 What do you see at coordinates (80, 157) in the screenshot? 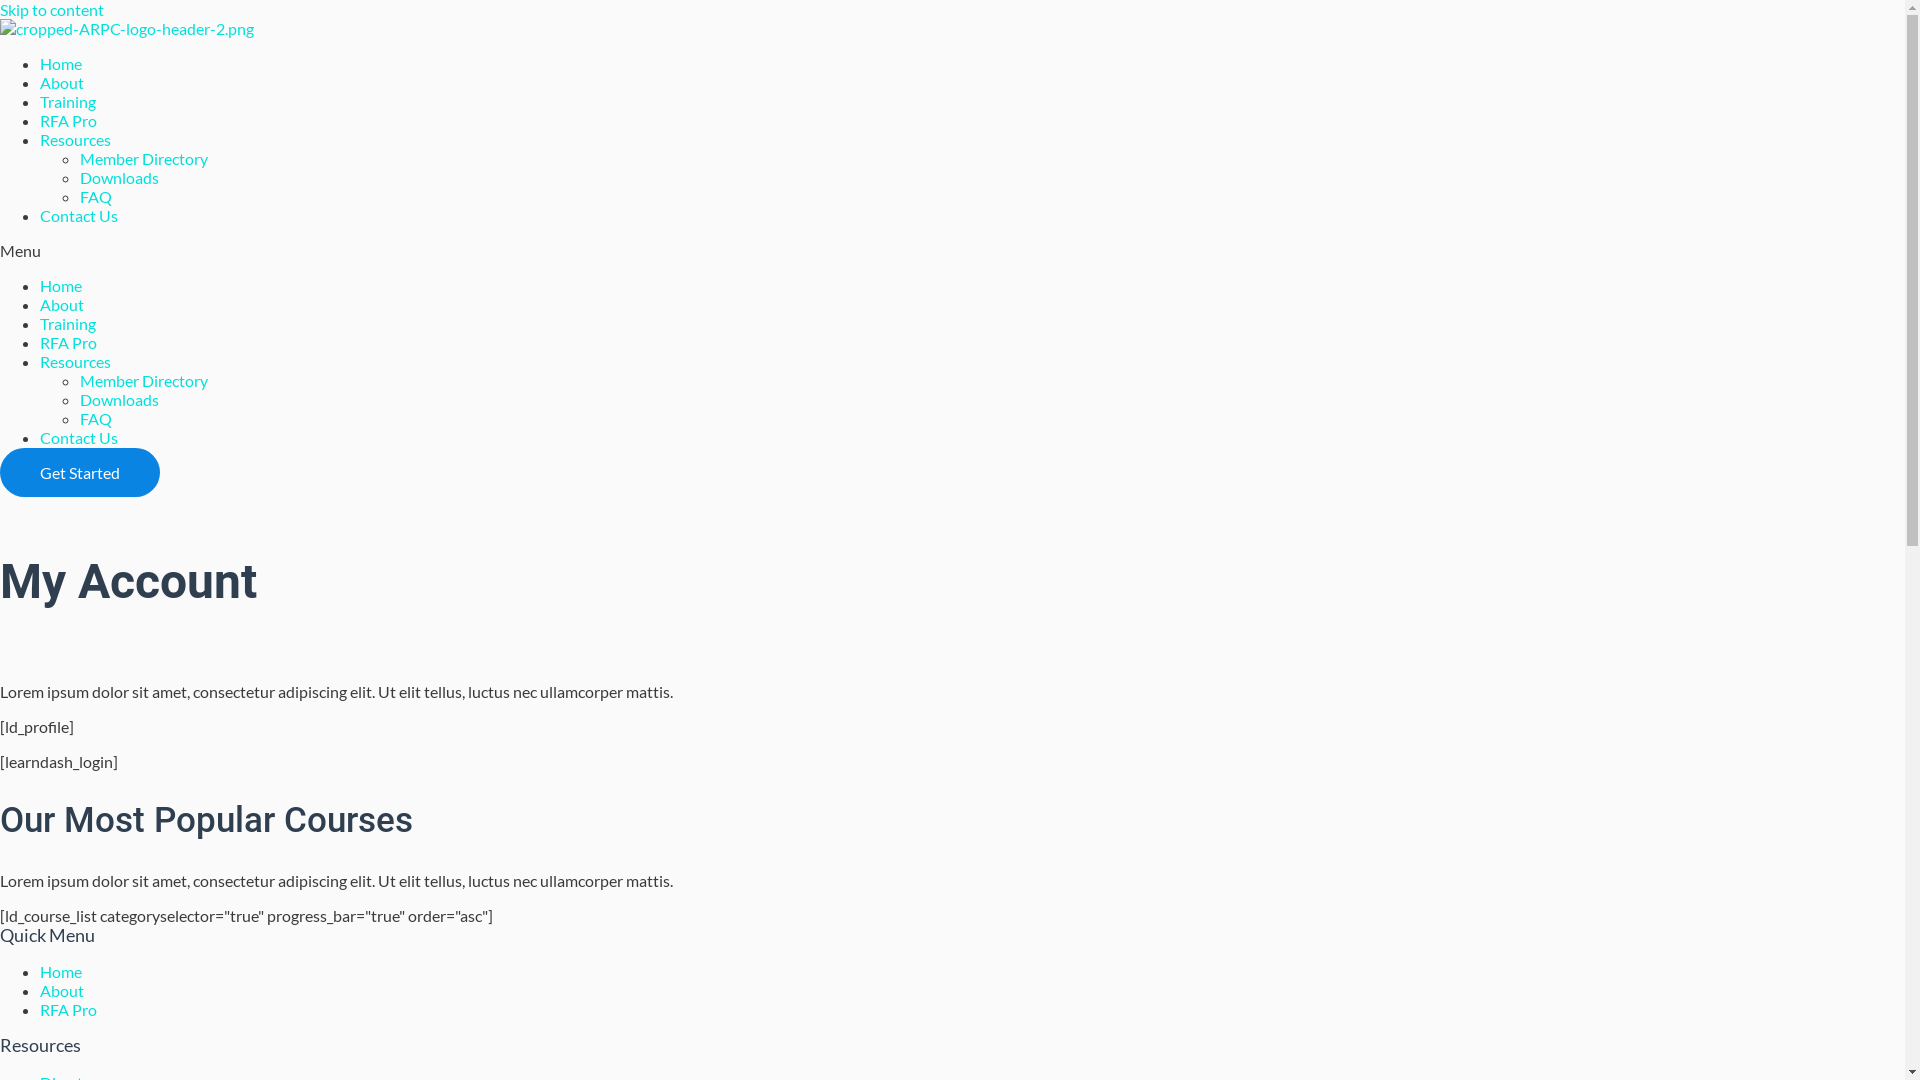
I see `'Member Directory'` at bounding box center [80, 157].